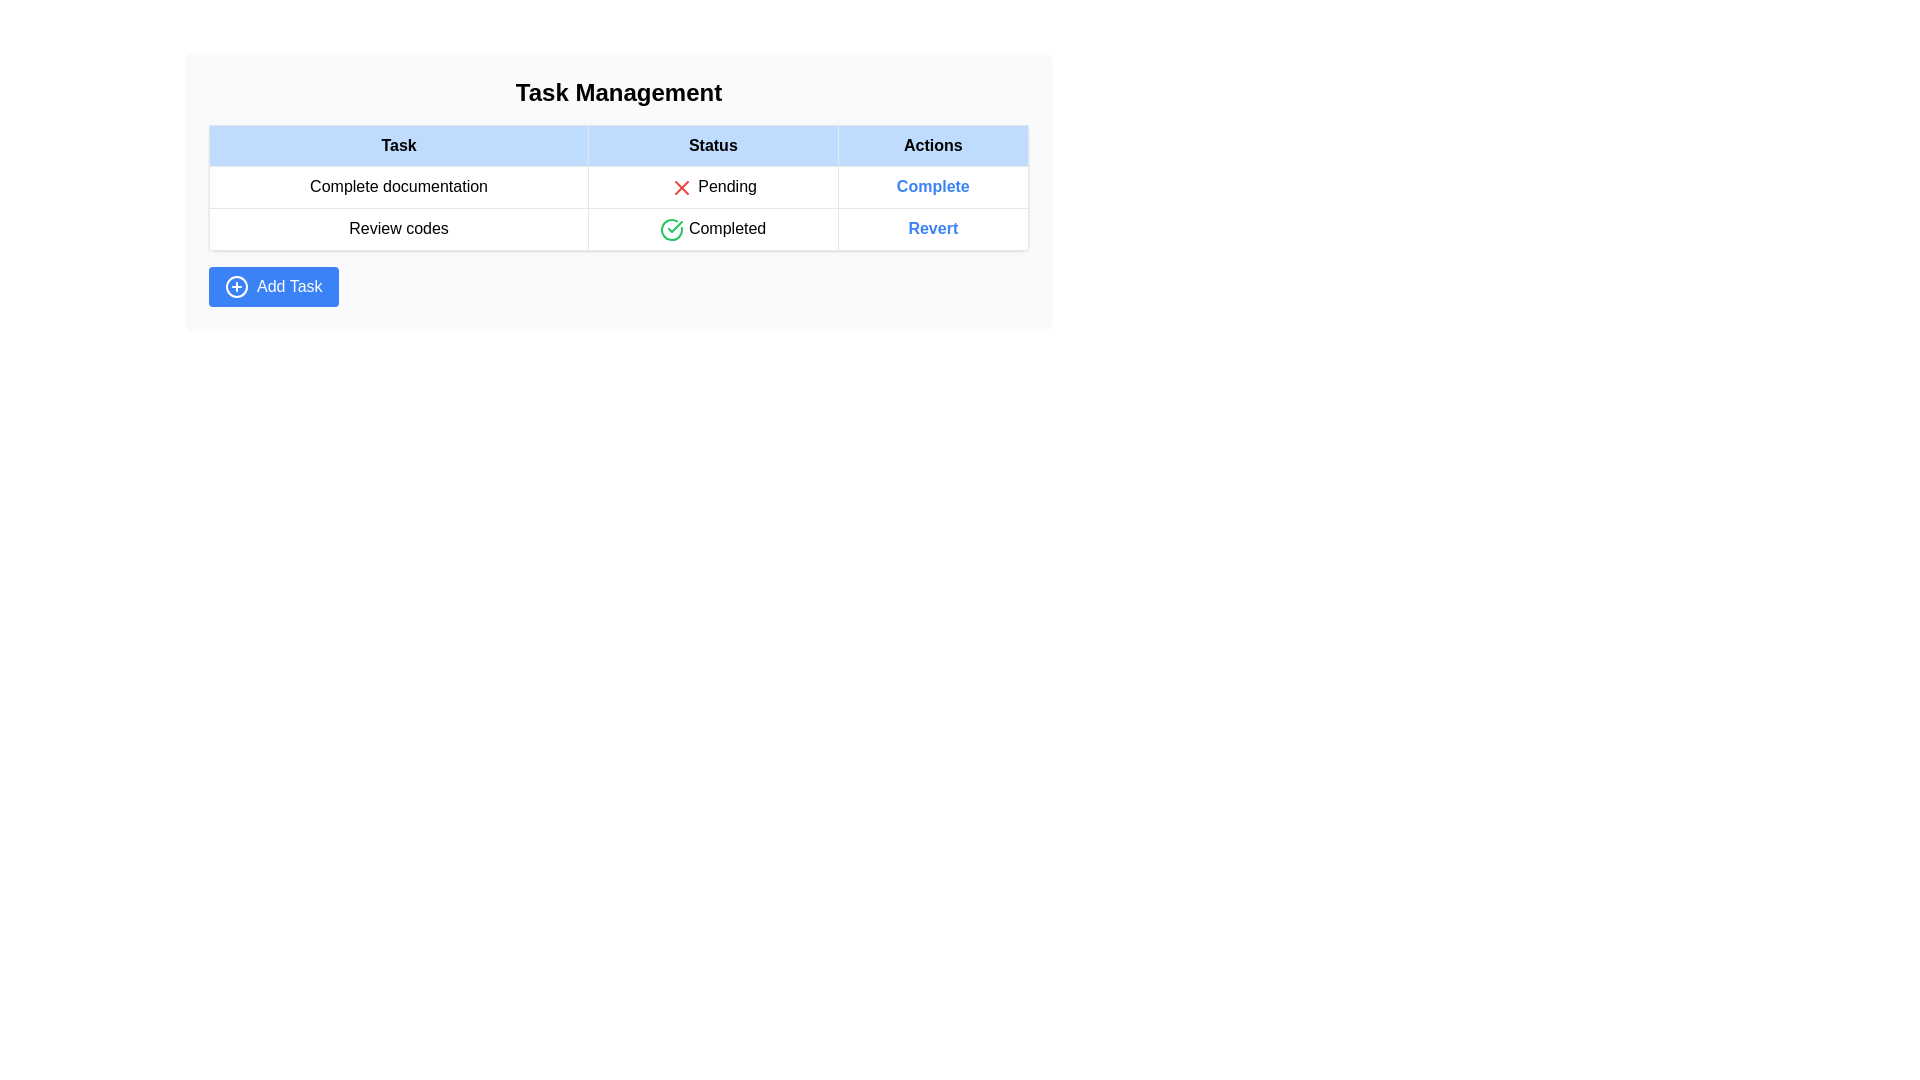  What do you see at coordinates (236, 285) in the screenshot?
I see `the circular graphic element located at the center of the blue 'Add Task' button in the task management interface` at bounding box center [236, 285].